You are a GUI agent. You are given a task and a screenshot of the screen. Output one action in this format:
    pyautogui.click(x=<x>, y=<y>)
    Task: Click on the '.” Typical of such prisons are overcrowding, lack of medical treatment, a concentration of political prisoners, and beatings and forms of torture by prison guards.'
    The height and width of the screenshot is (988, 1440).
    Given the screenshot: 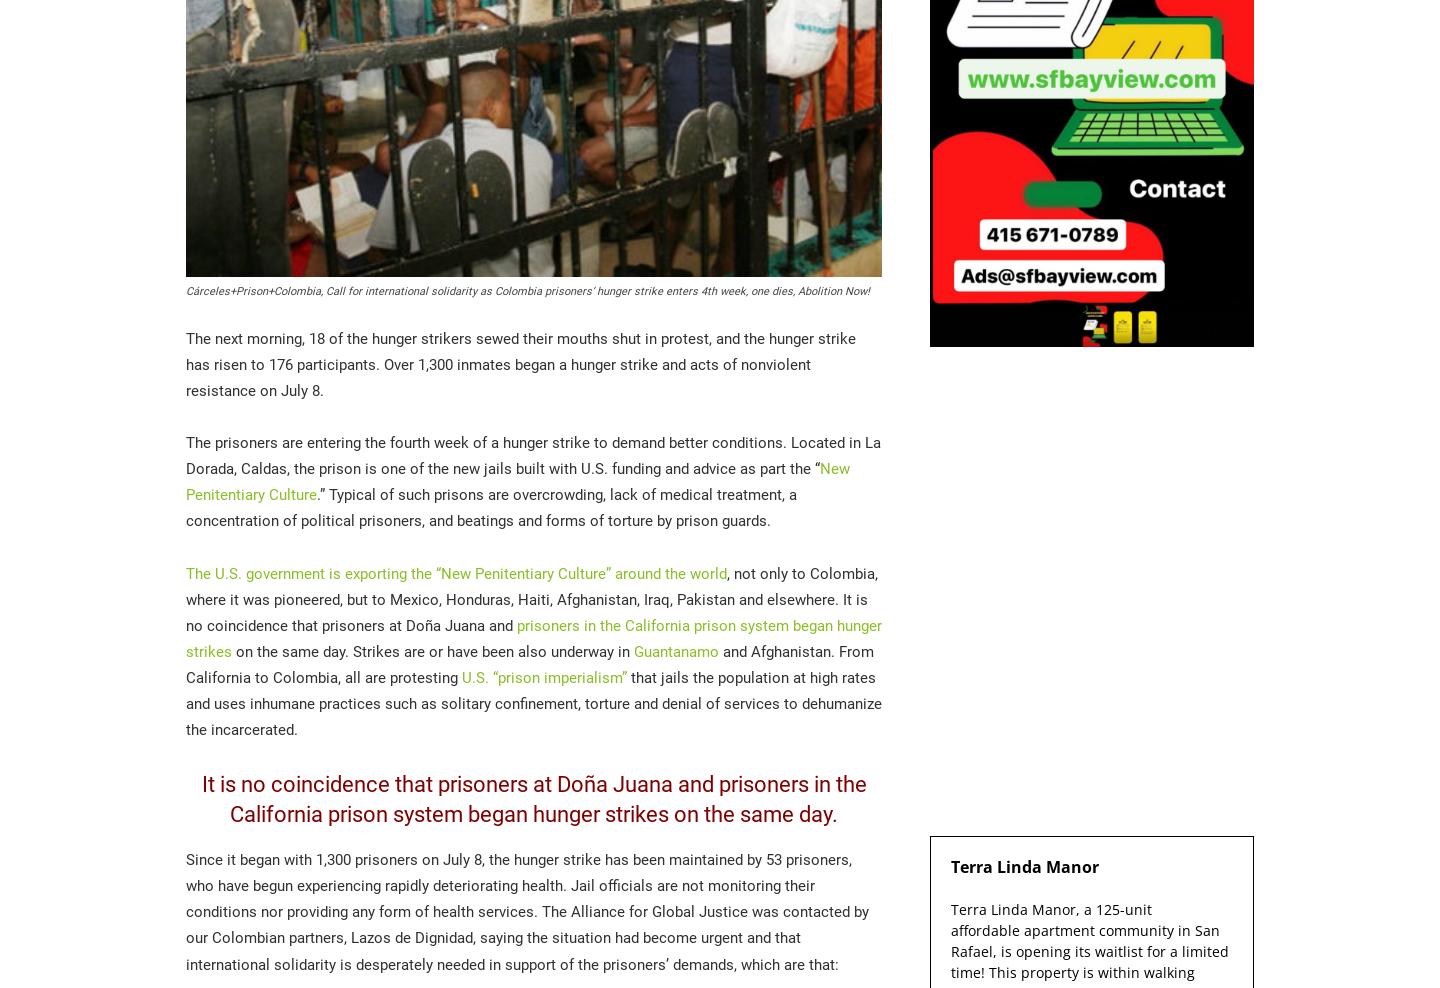 What is the action you would take?
    pyautogui.click(x=490, y=507)
    